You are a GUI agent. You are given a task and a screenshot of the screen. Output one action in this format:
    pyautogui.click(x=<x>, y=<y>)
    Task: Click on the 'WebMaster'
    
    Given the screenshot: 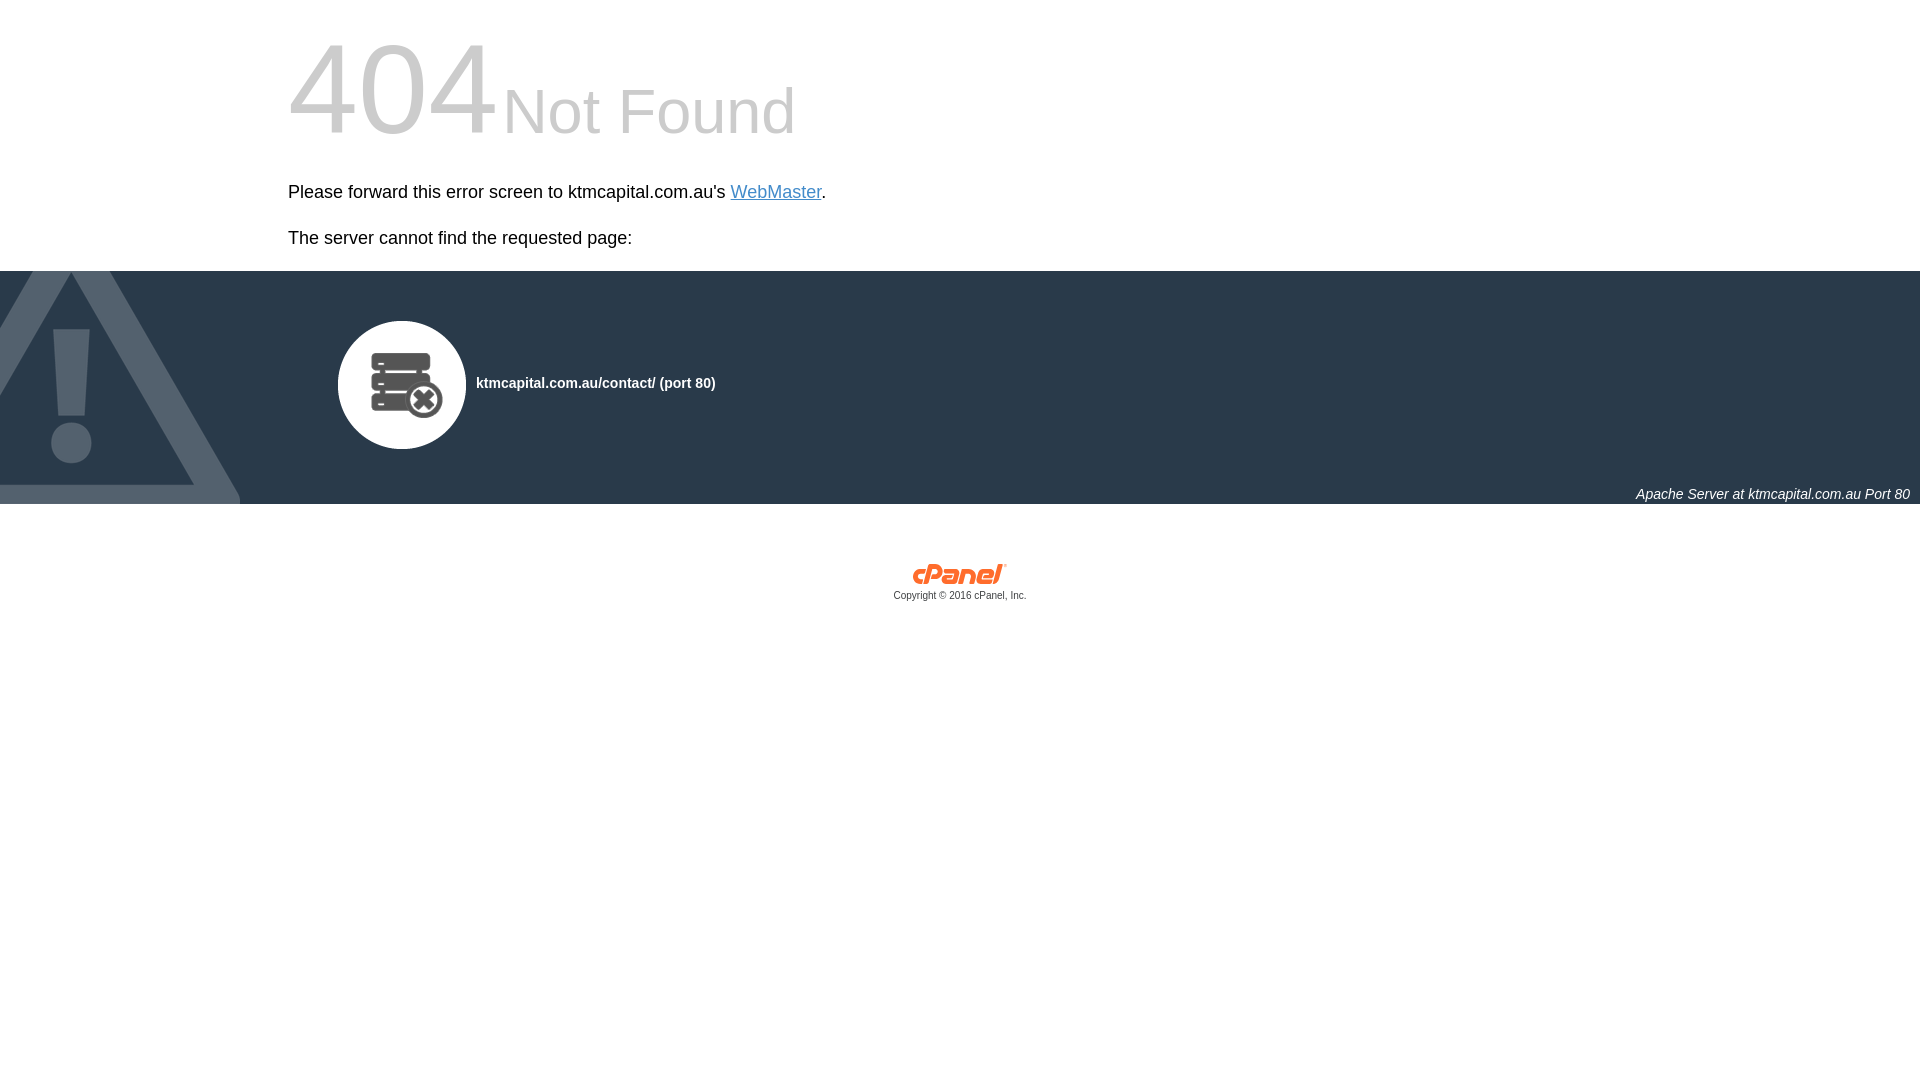 What is the action you would take?
    pyautogui.click(x=775, y=192)
    